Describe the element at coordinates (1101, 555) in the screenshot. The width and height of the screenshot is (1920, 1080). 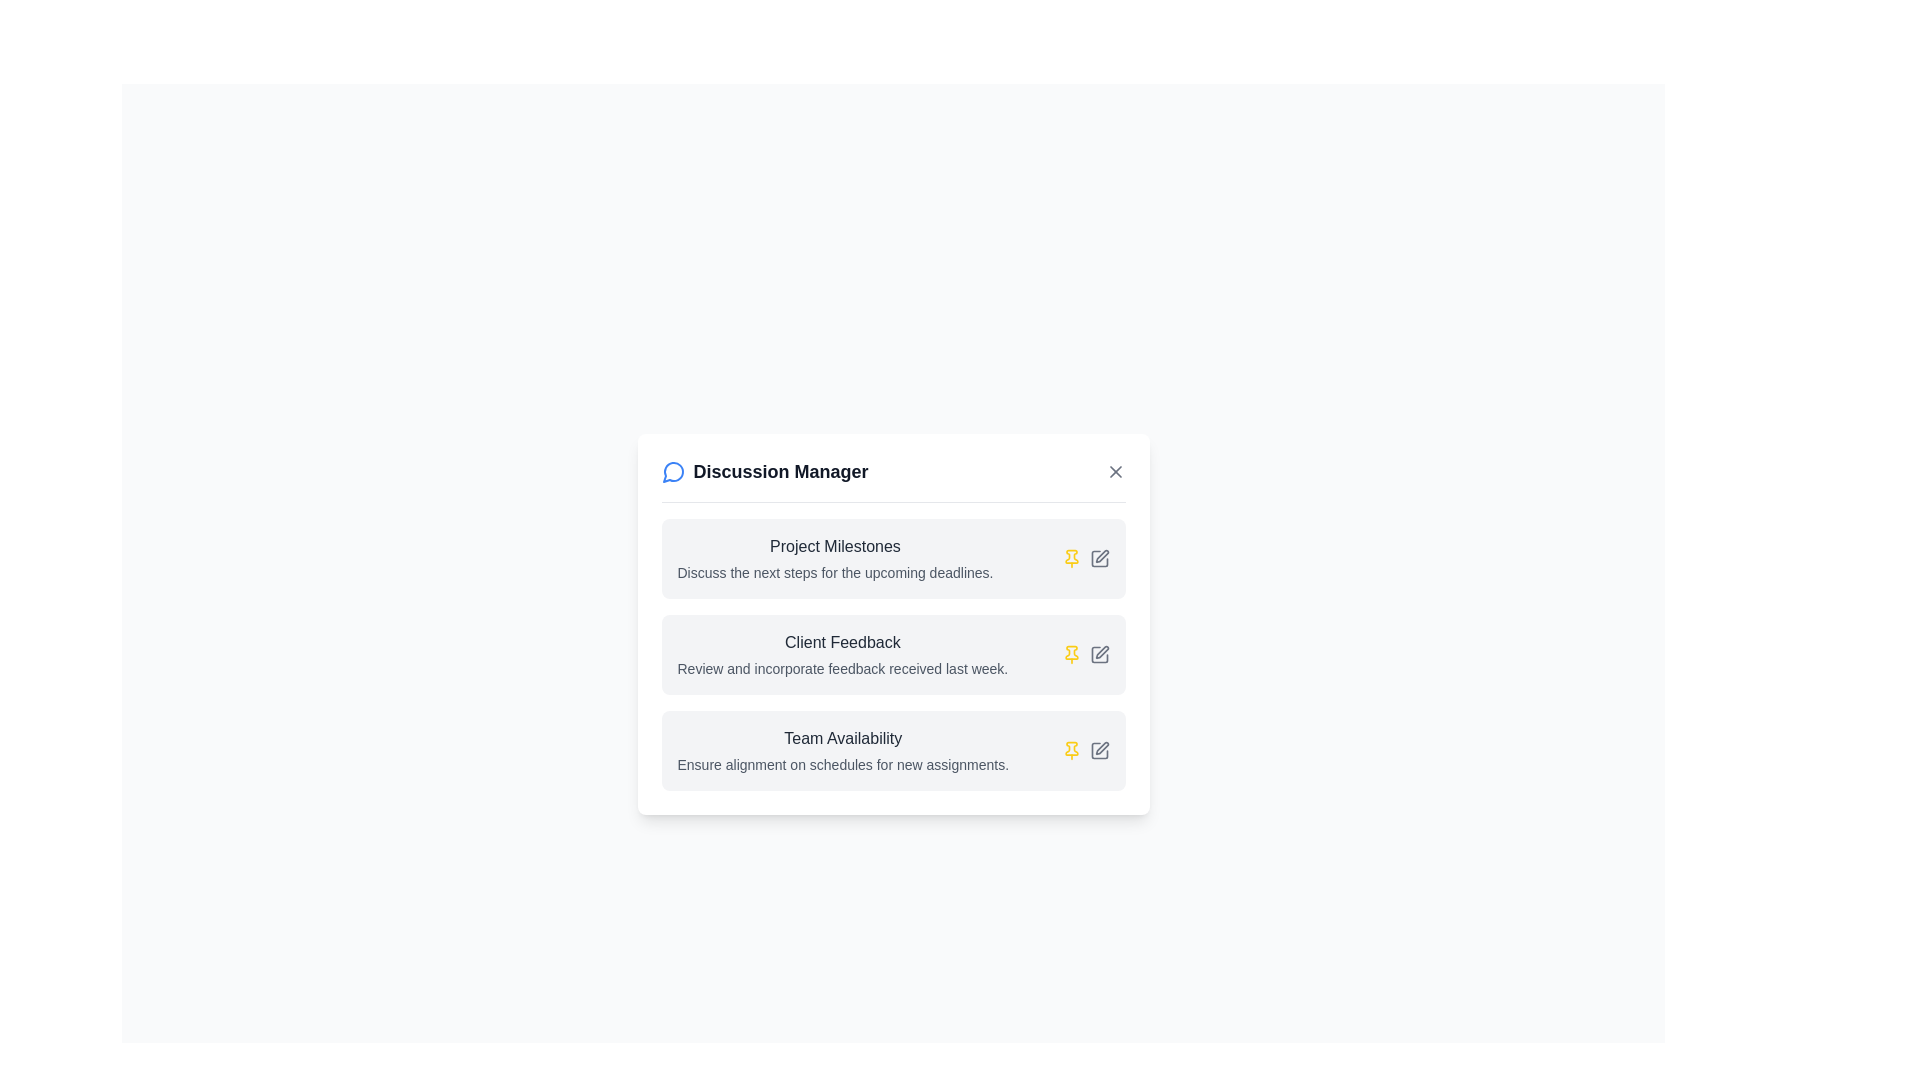
I see `the icon button resembling a pen located to the right of 'Client Feedback'` at that location.